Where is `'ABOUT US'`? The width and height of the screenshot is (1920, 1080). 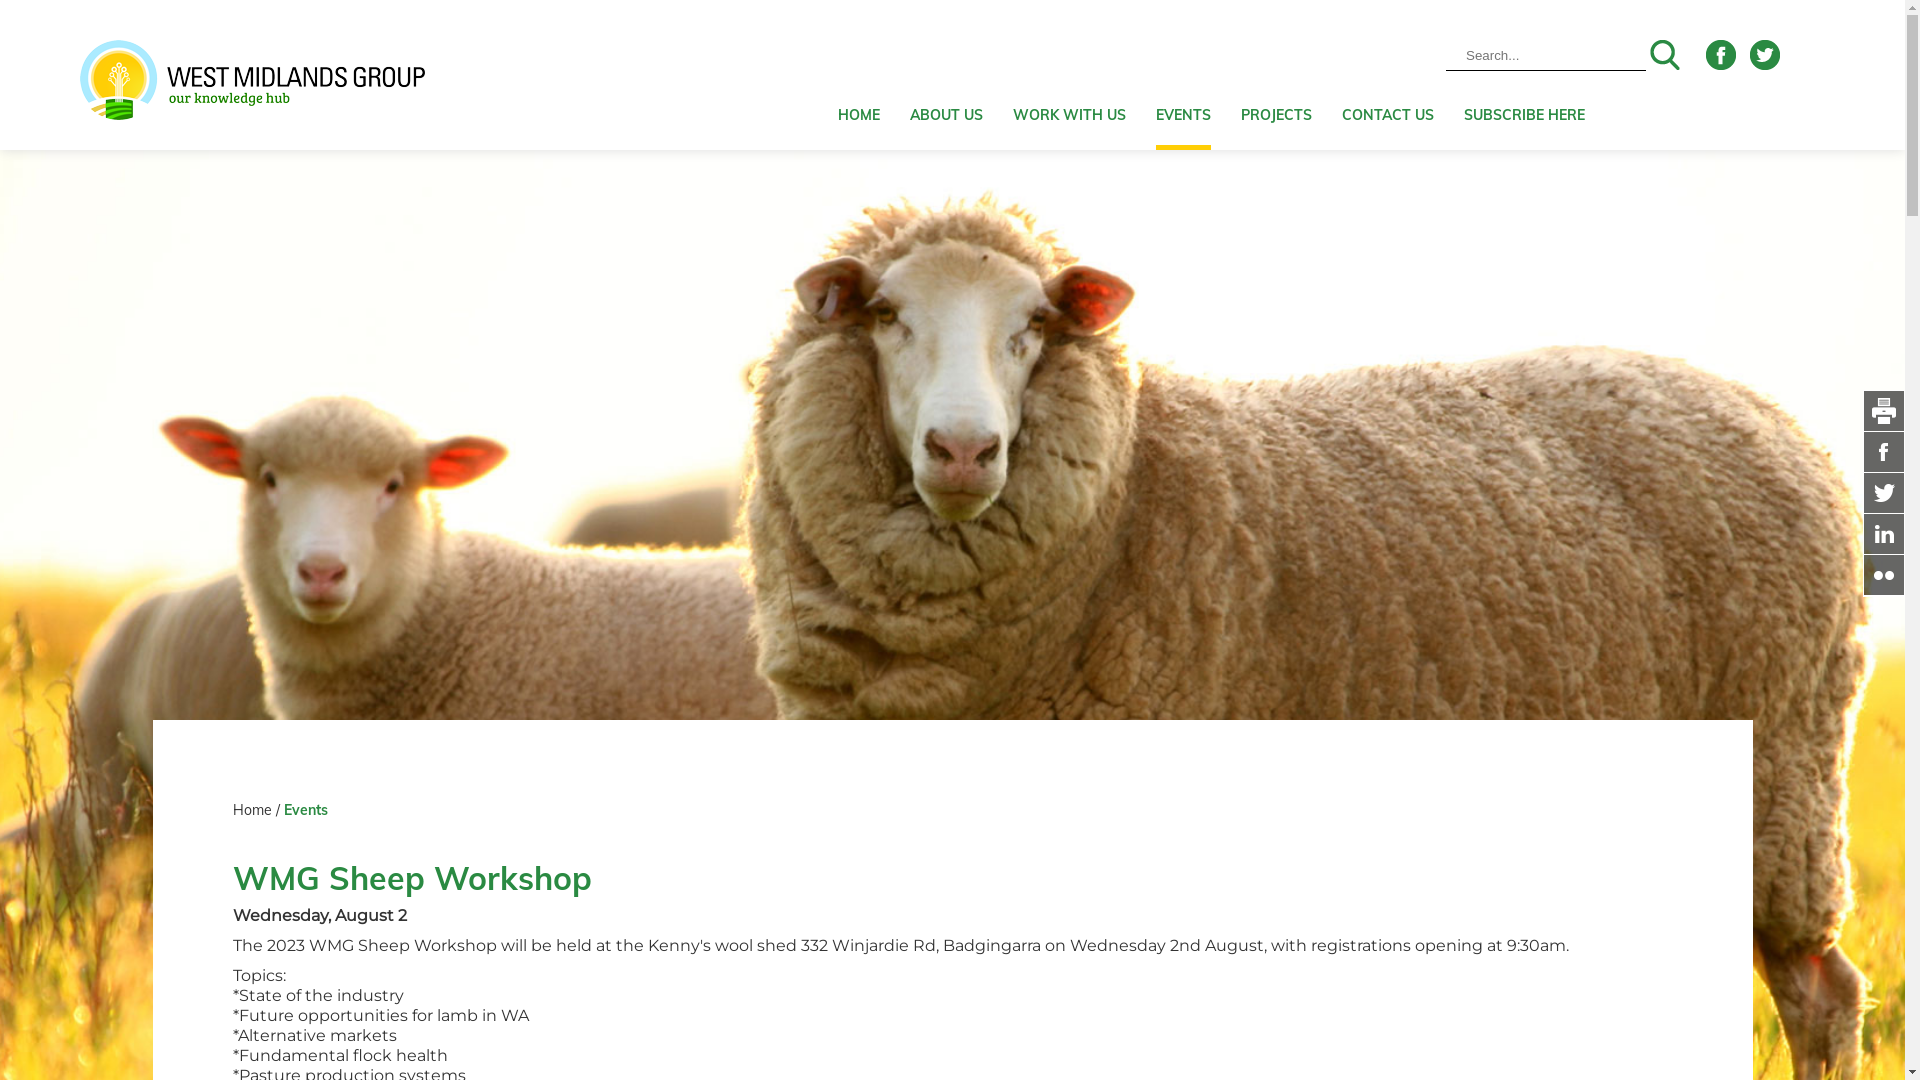 'ABOUT US' is located at coordinates (945, 73).